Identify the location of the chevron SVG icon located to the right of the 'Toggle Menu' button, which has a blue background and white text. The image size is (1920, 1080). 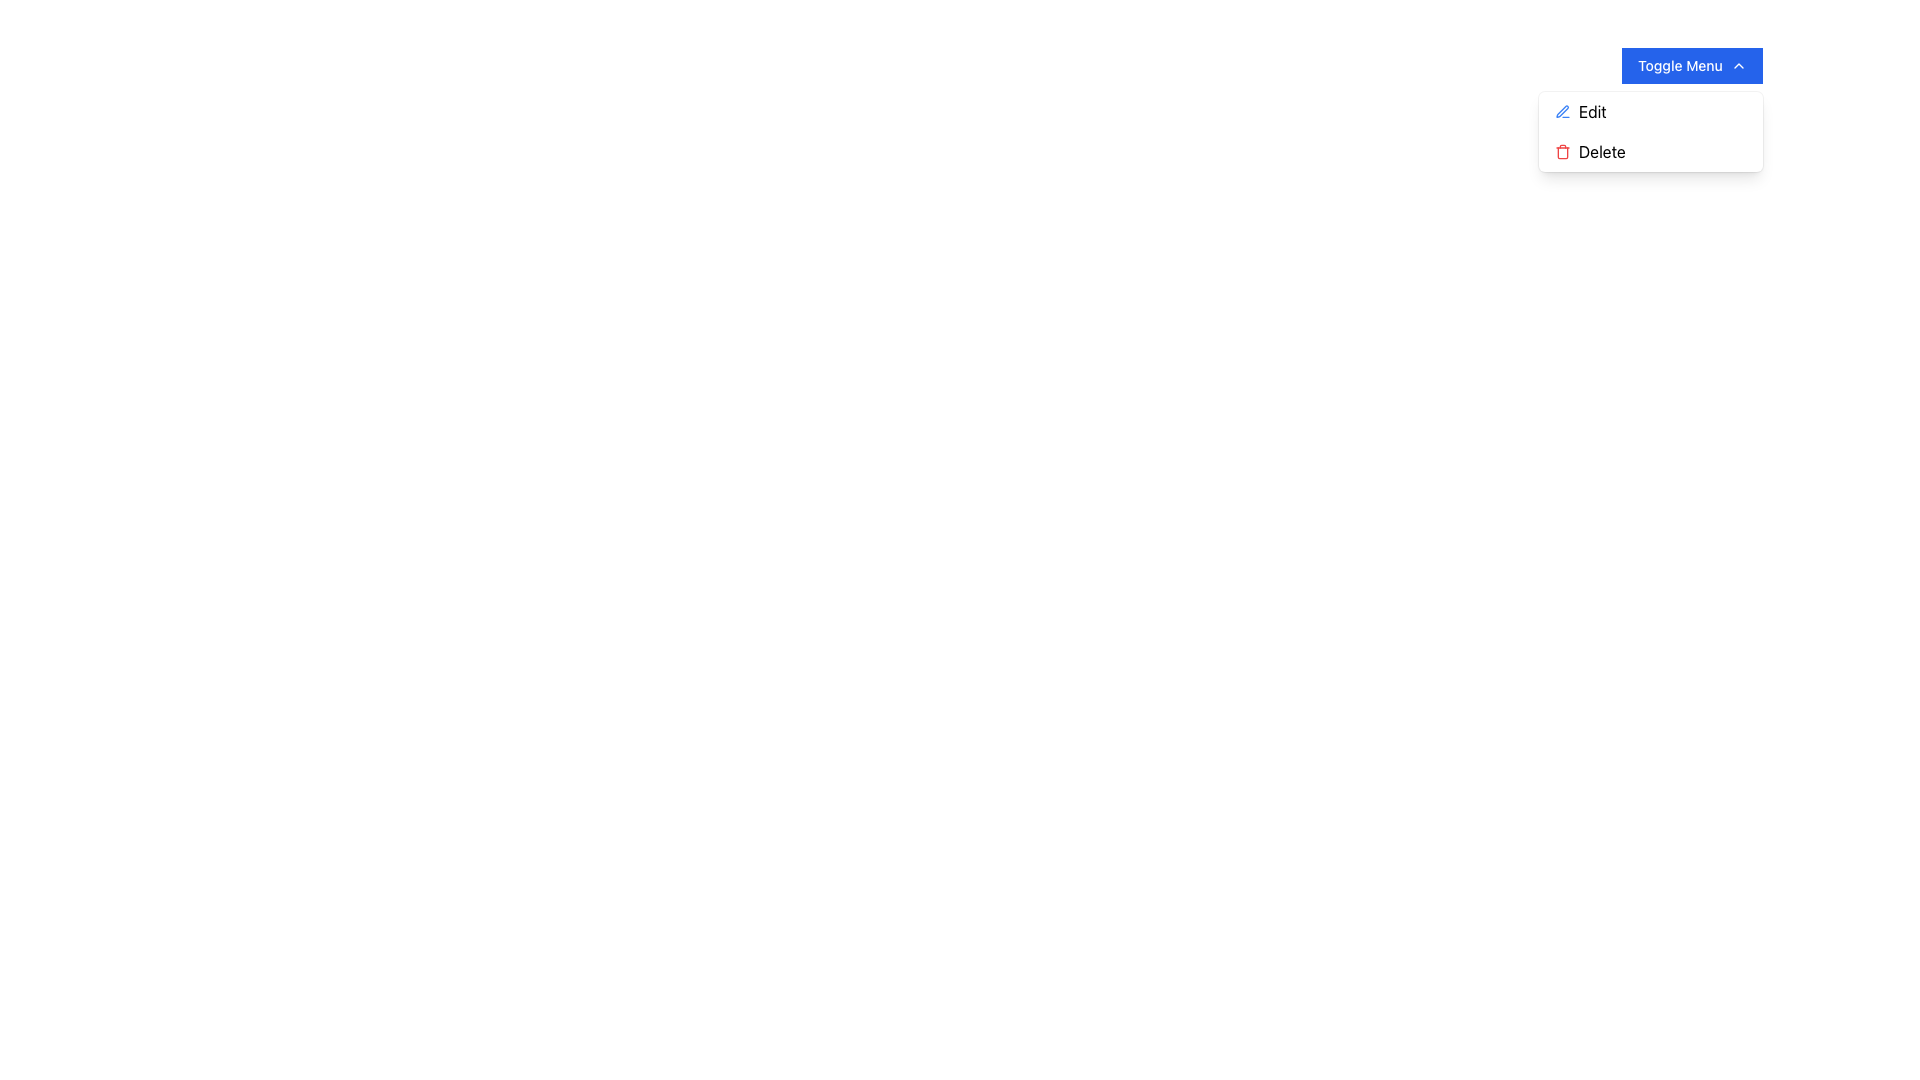
(1737, 64).